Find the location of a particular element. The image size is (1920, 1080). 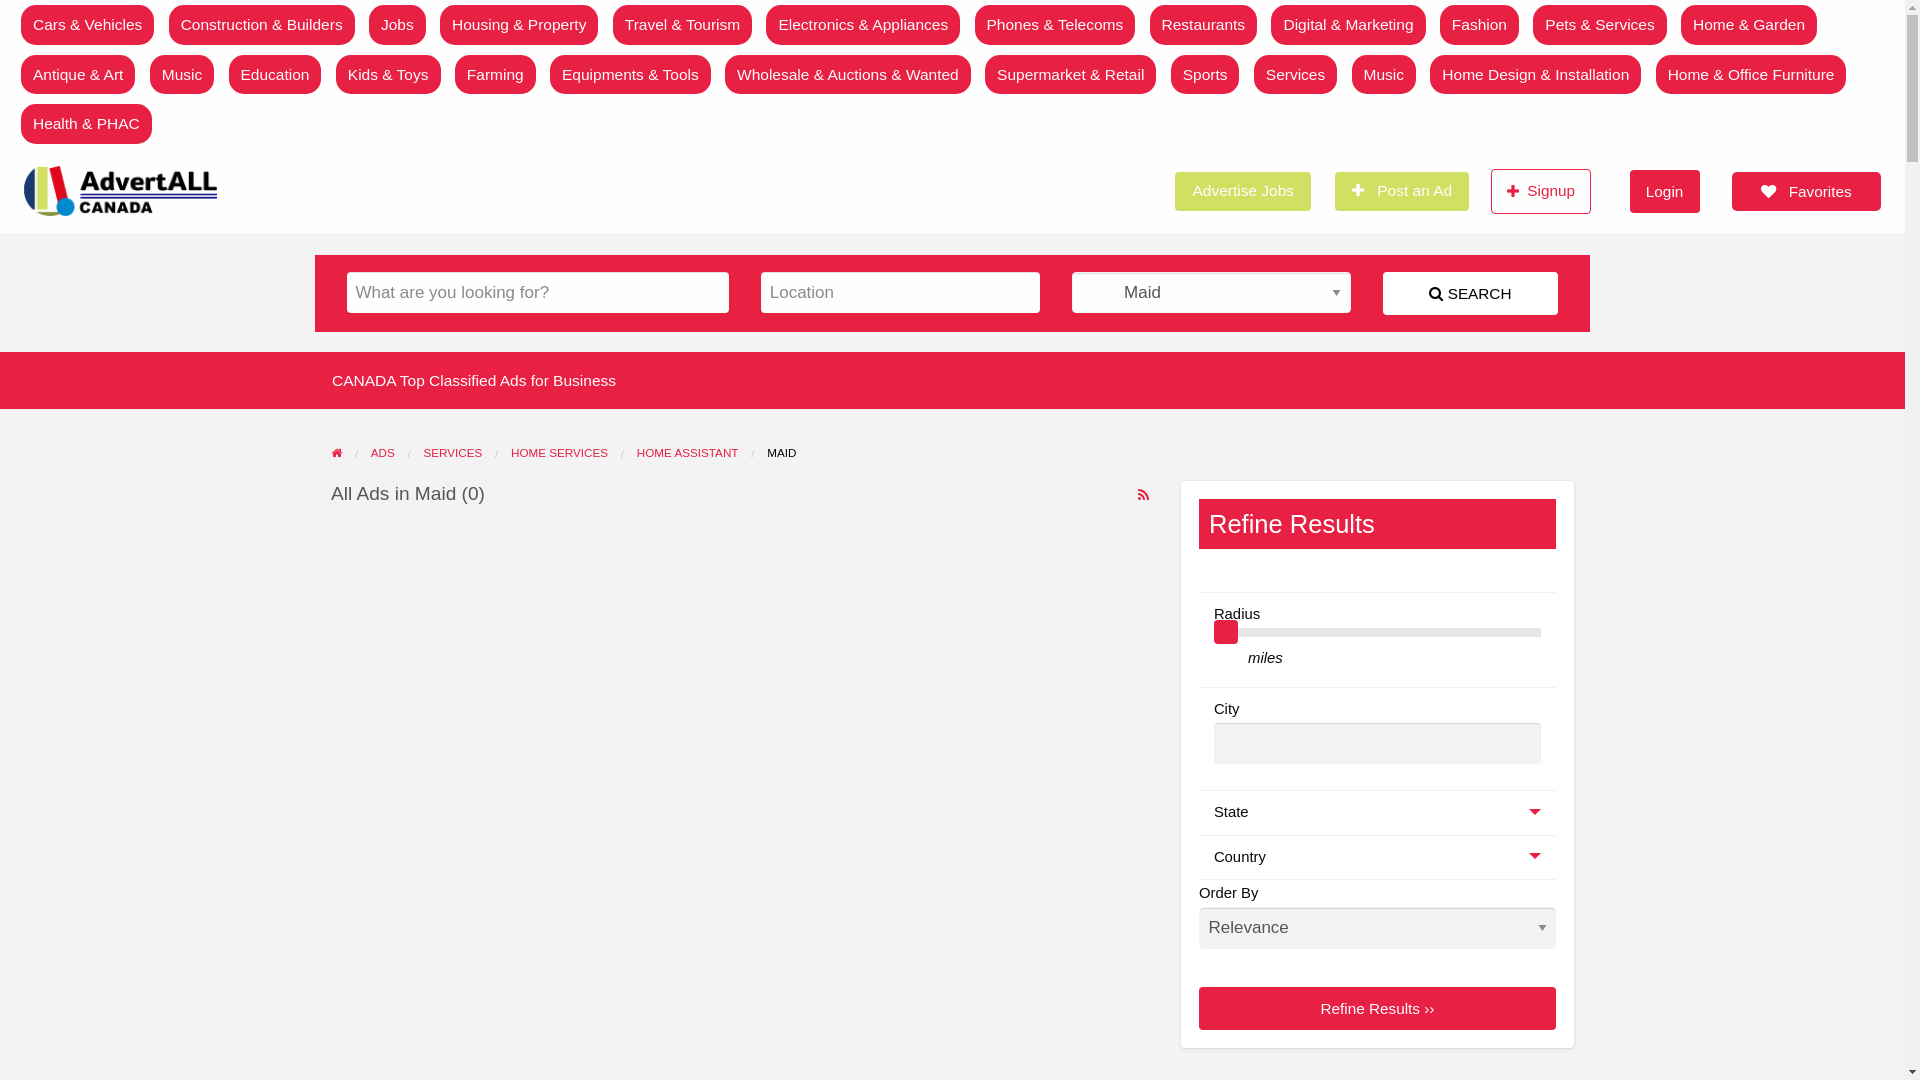

'Cars & Vehicles' is located at coordinates (20, 24).